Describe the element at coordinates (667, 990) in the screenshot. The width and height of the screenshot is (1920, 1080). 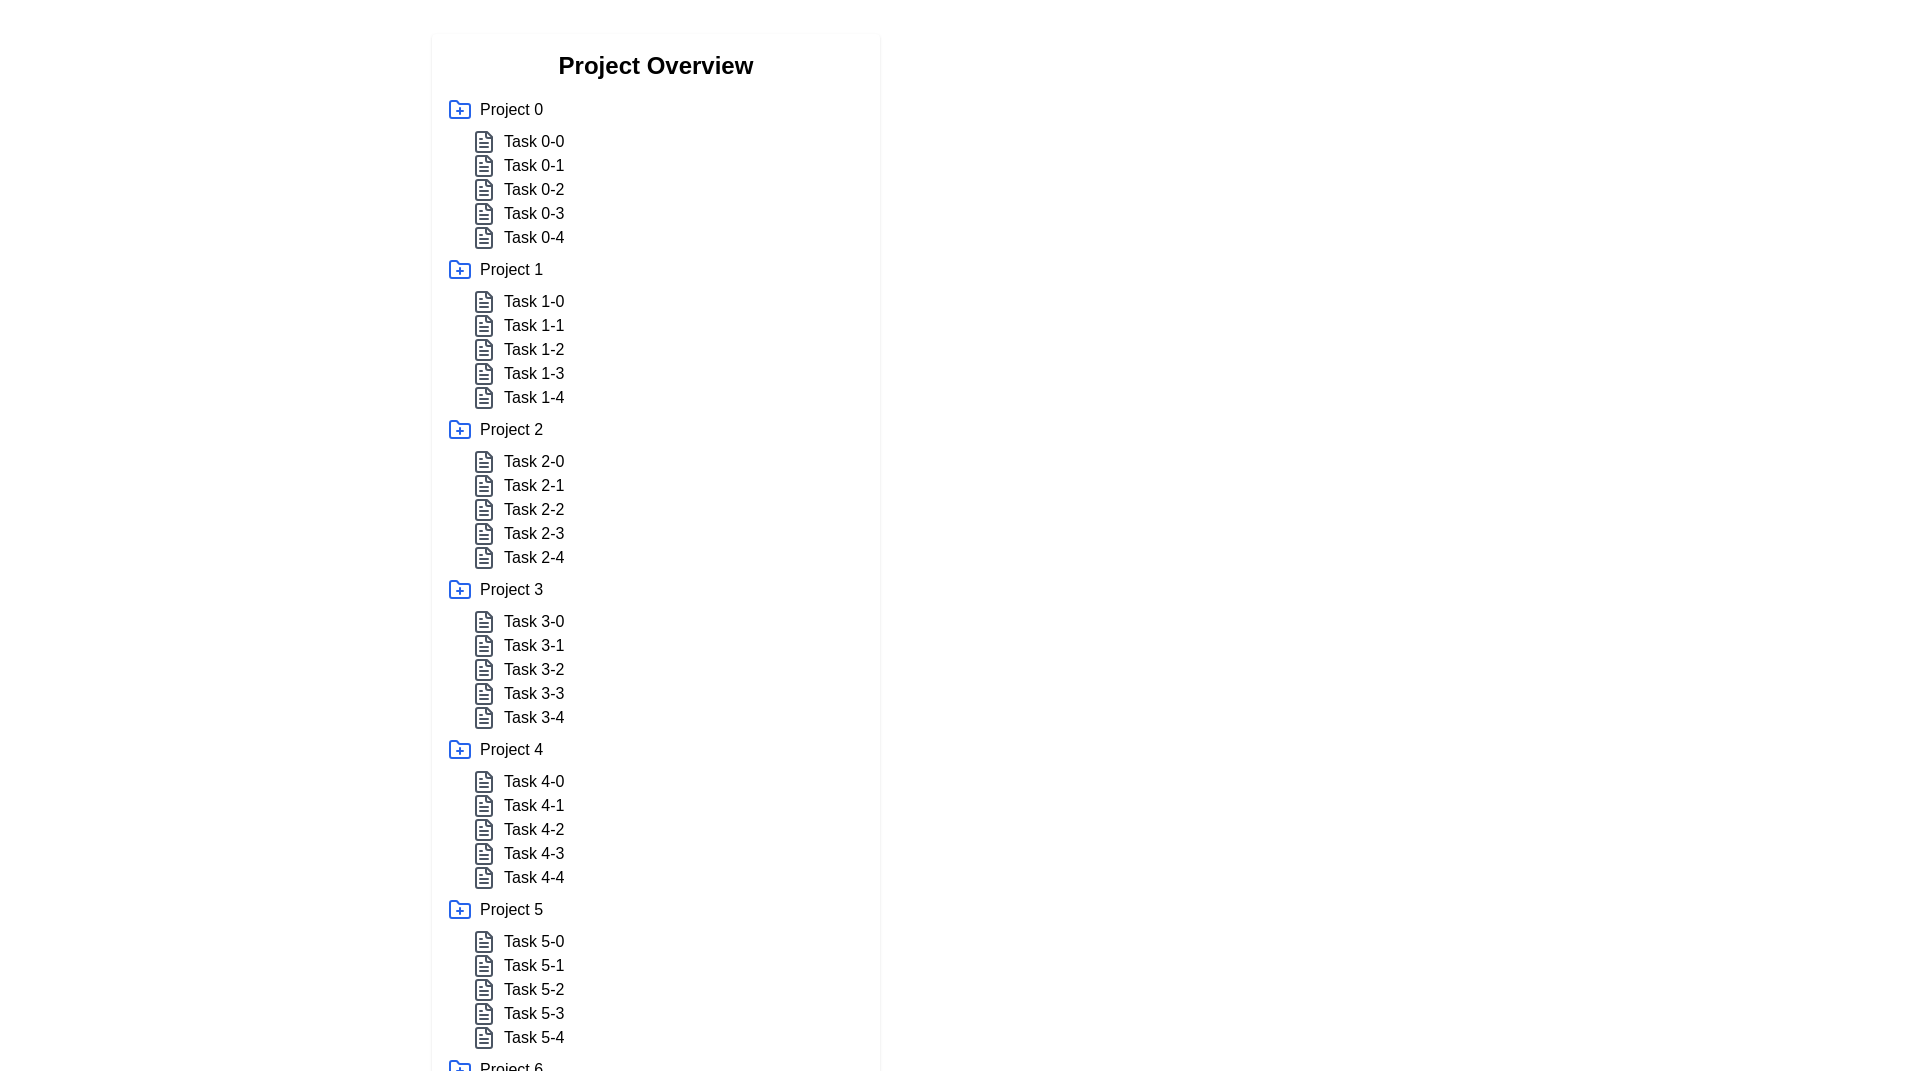
I see `the third list item in the 'Project 5' section, which identifies 'Task 5-2'` at that location.